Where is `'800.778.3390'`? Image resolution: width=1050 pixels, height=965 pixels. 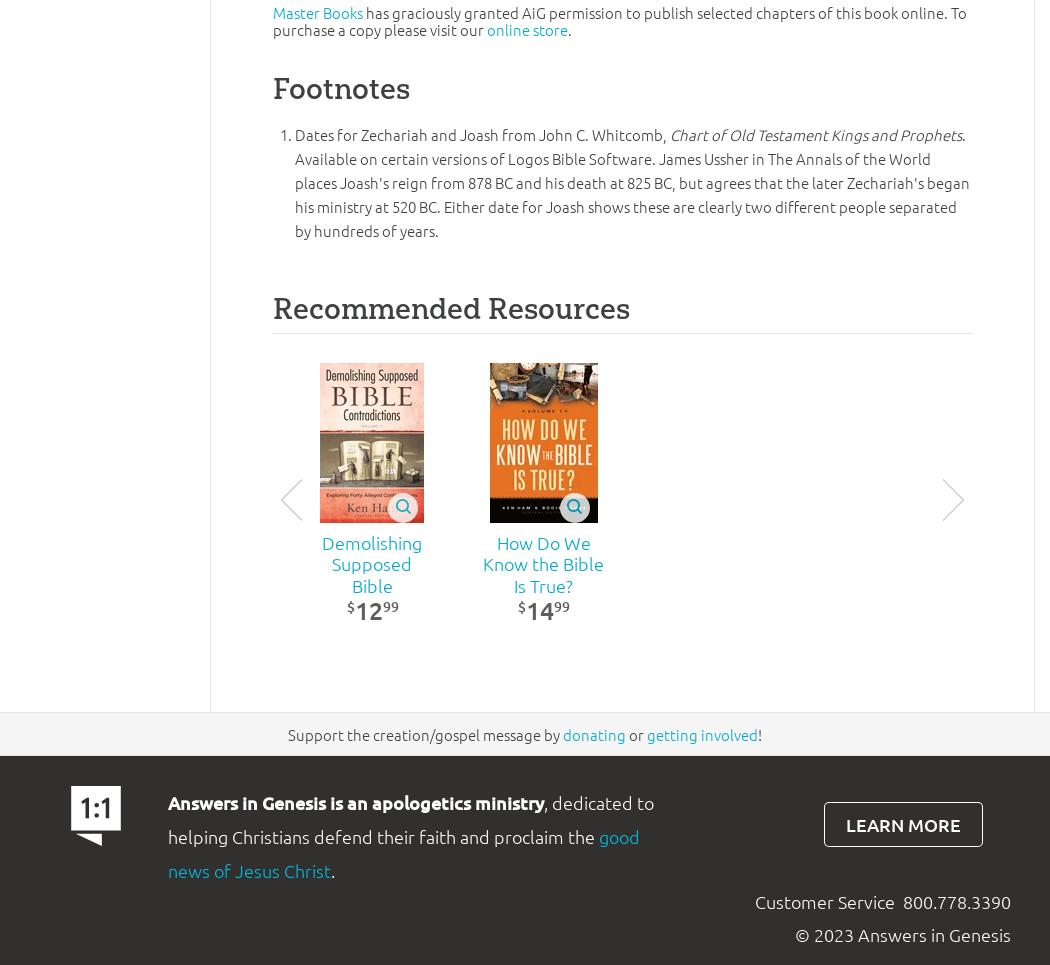
'800.778.3390' is located at coordinates (955, 899).